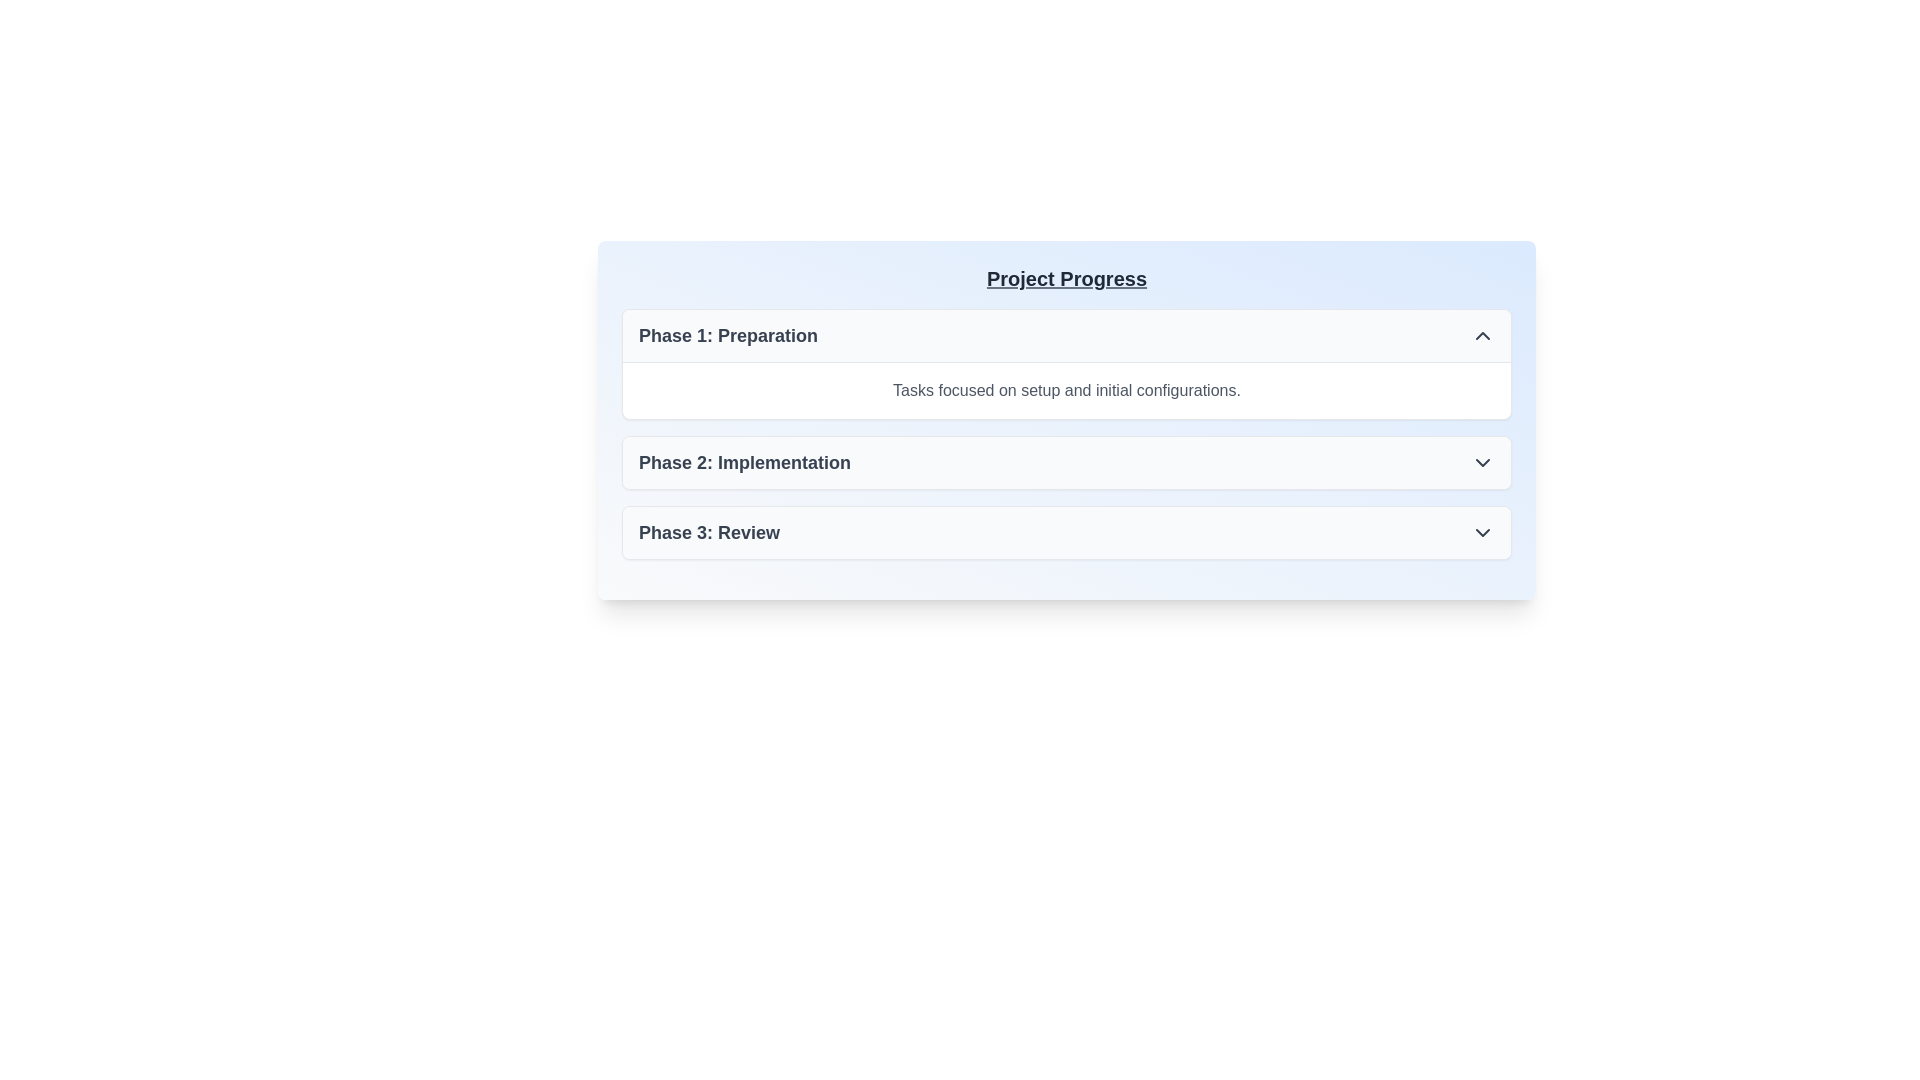 The image size is (1920, 1080). I want to click on text of the header element displaying 'Phase 2: Implementation', which is centrally positioned in the second section of 'Project Progress', so click(743, 462).